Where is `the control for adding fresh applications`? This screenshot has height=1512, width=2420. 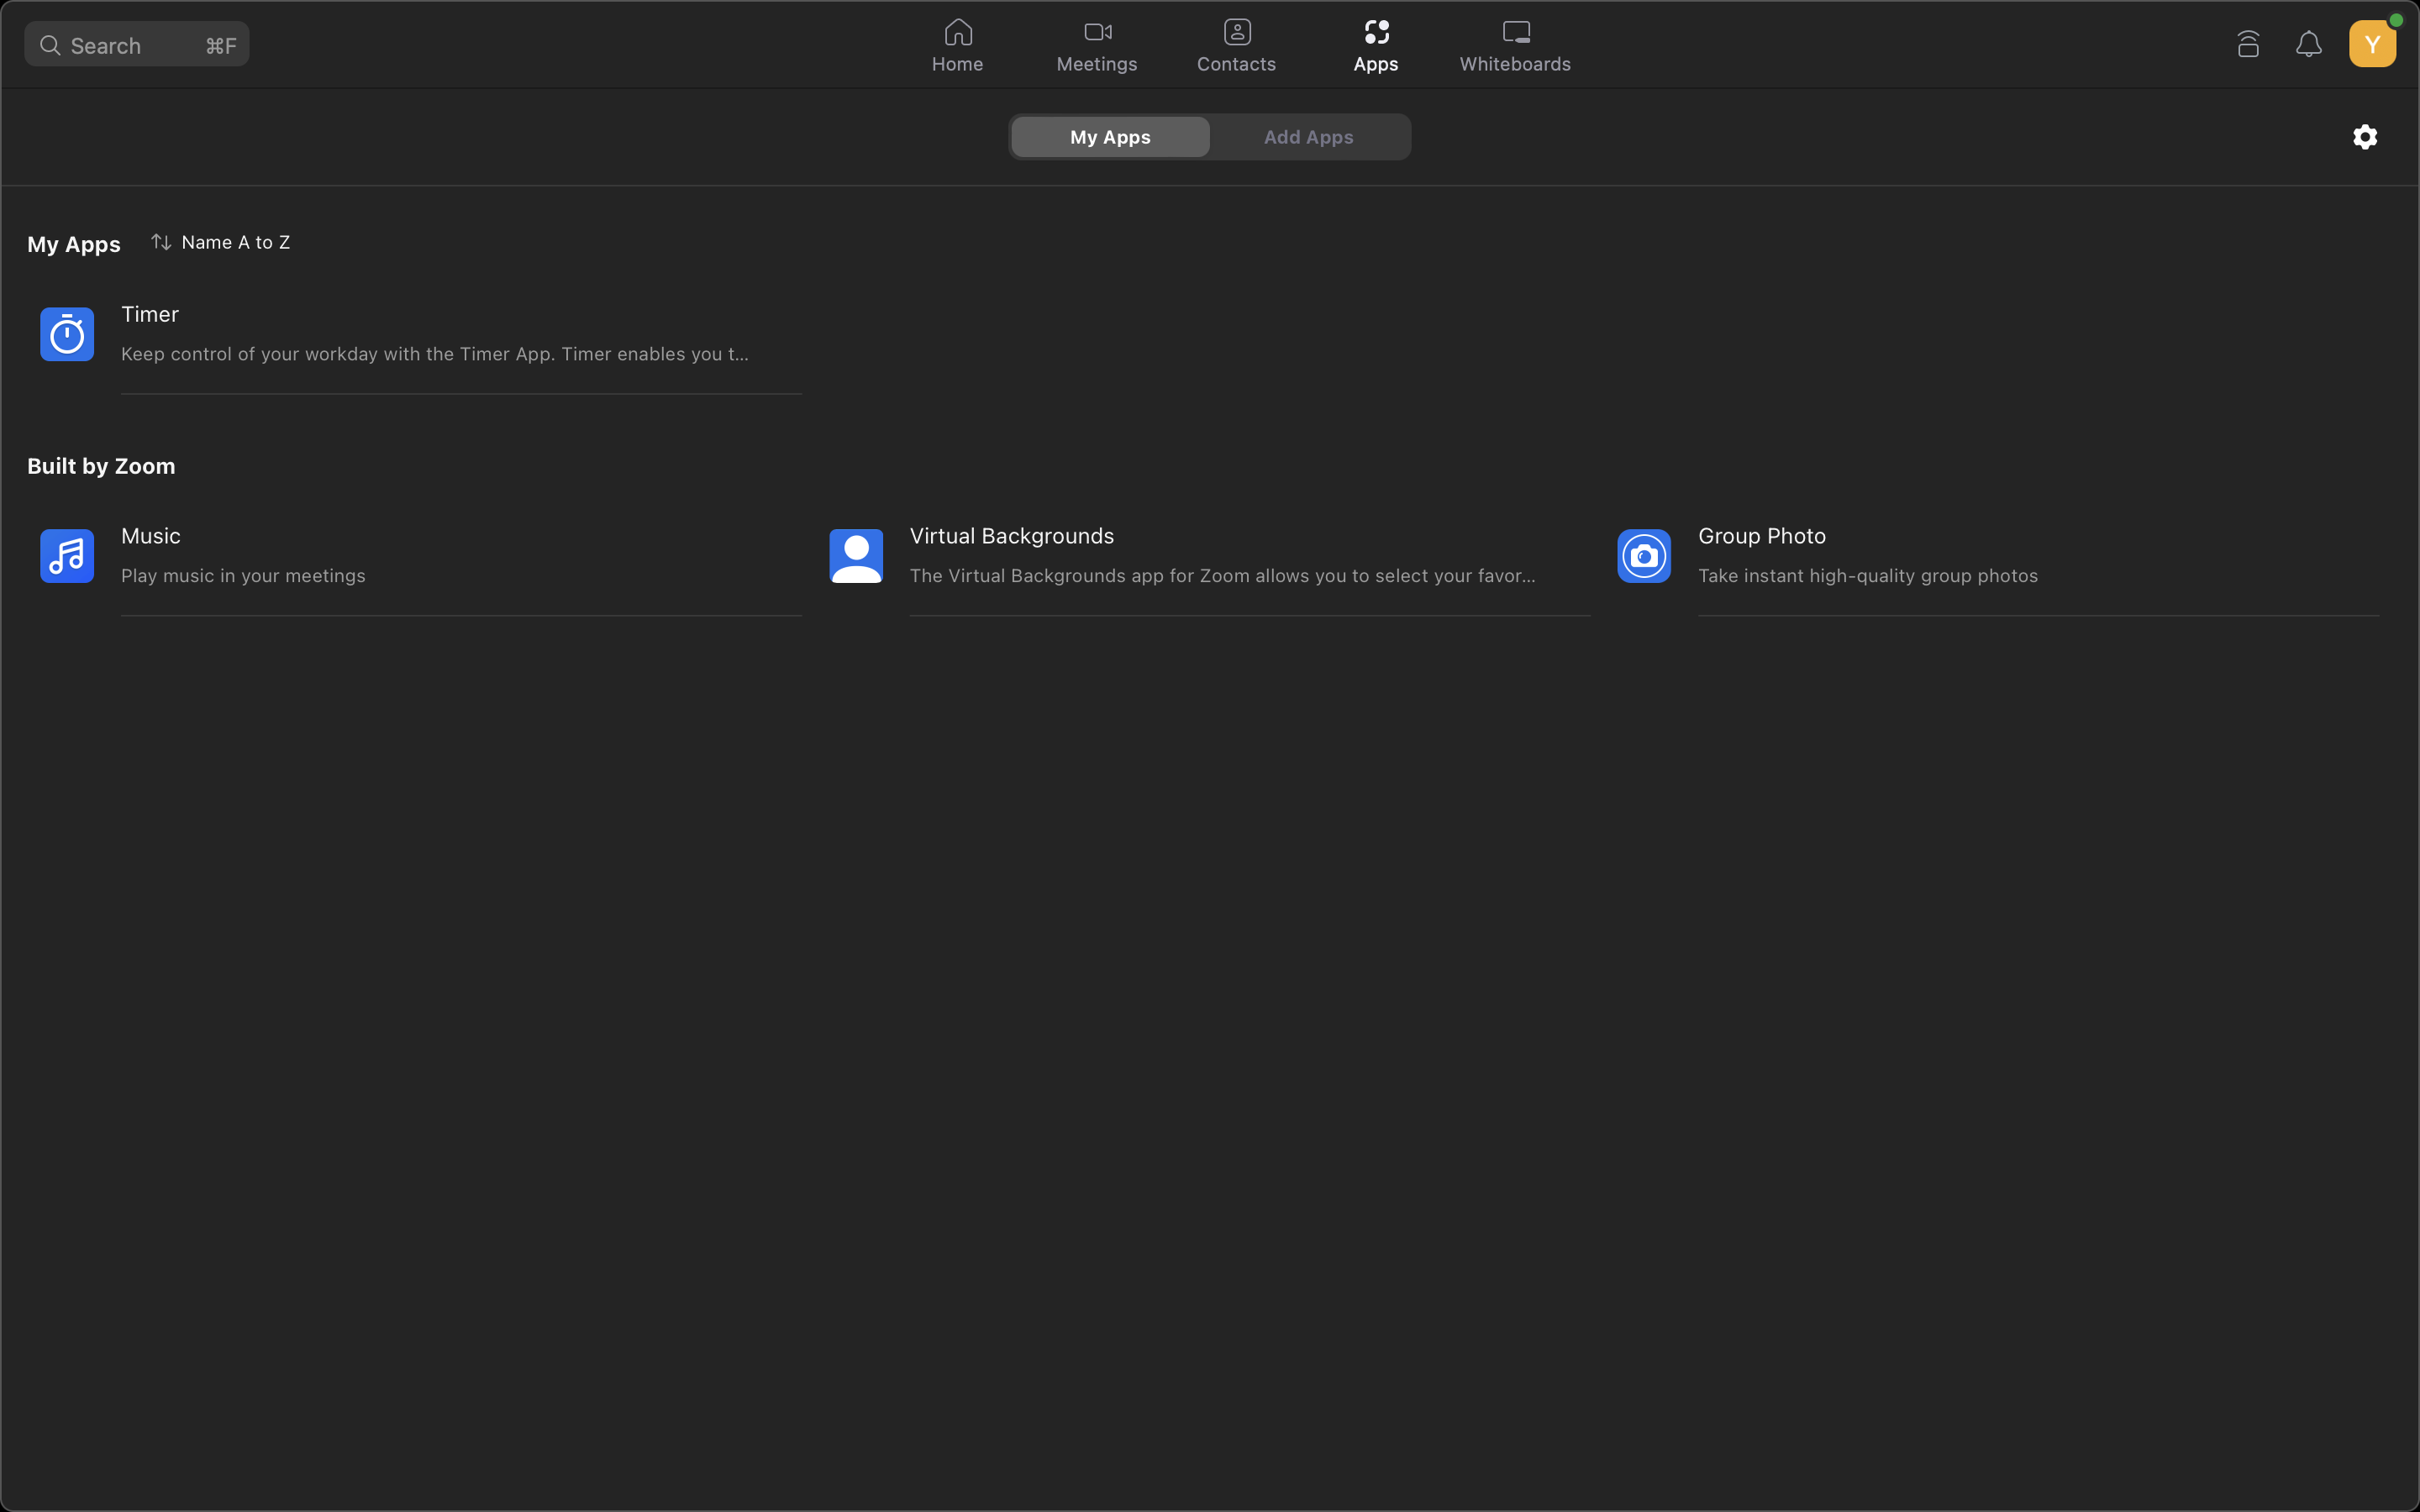 the control for adding fresh applications is located at coordinates (1311, 135).